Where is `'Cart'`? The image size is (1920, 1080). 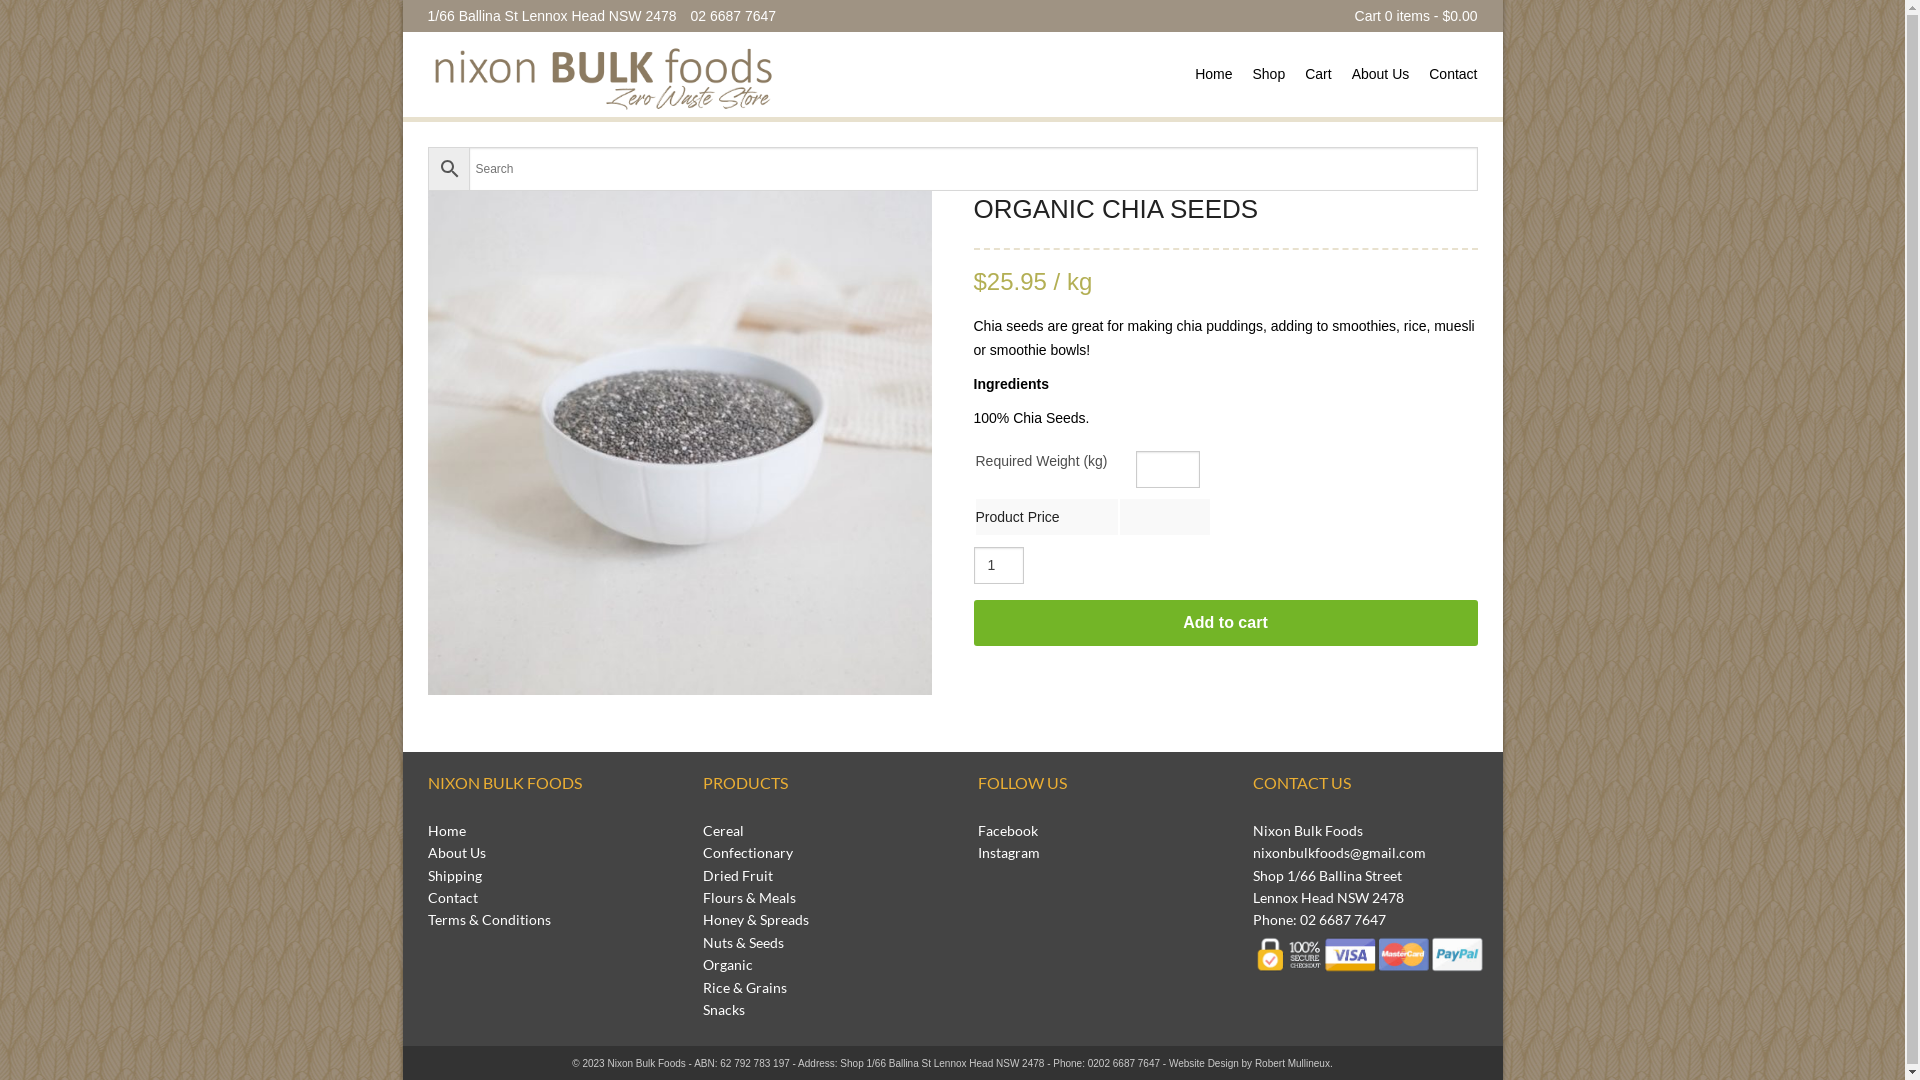 'Cart' is located at coordinates (1318, 73).